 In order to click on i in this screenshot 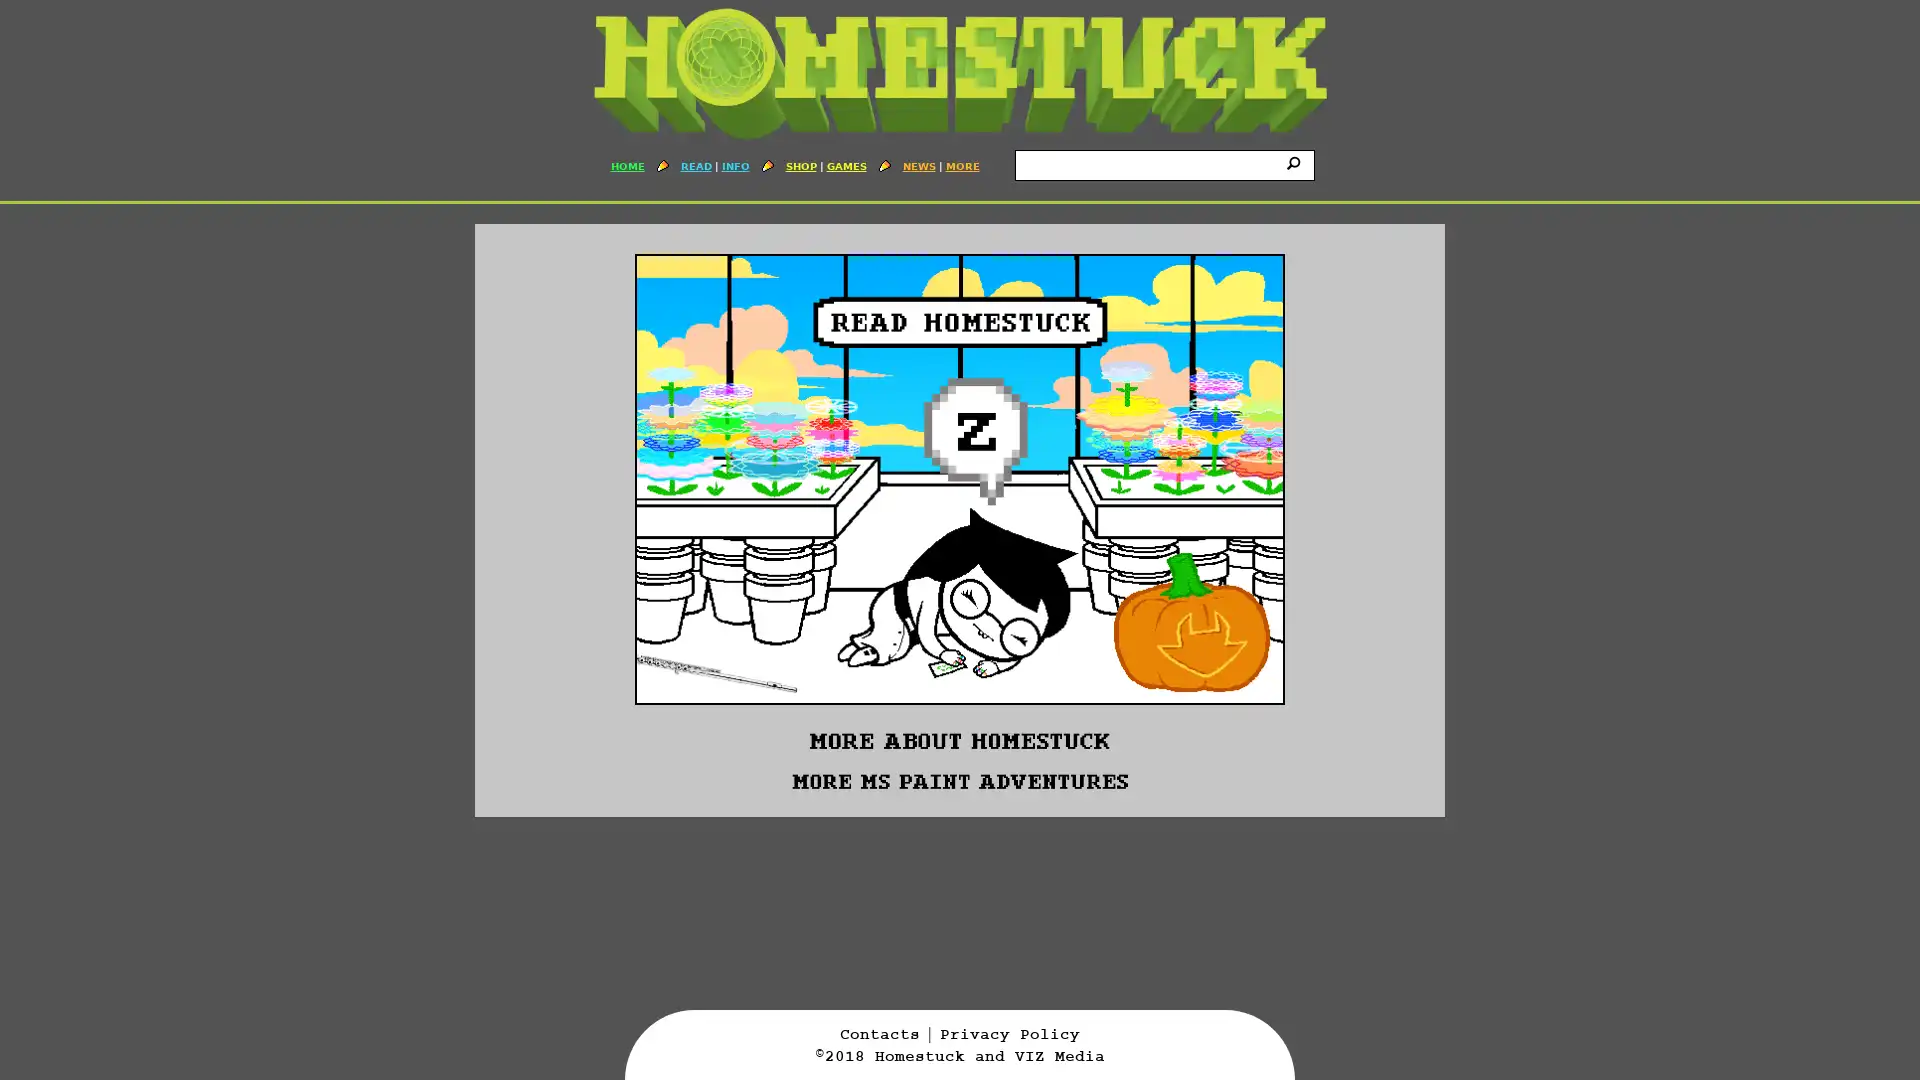, I will do `click(1296, 161)`.